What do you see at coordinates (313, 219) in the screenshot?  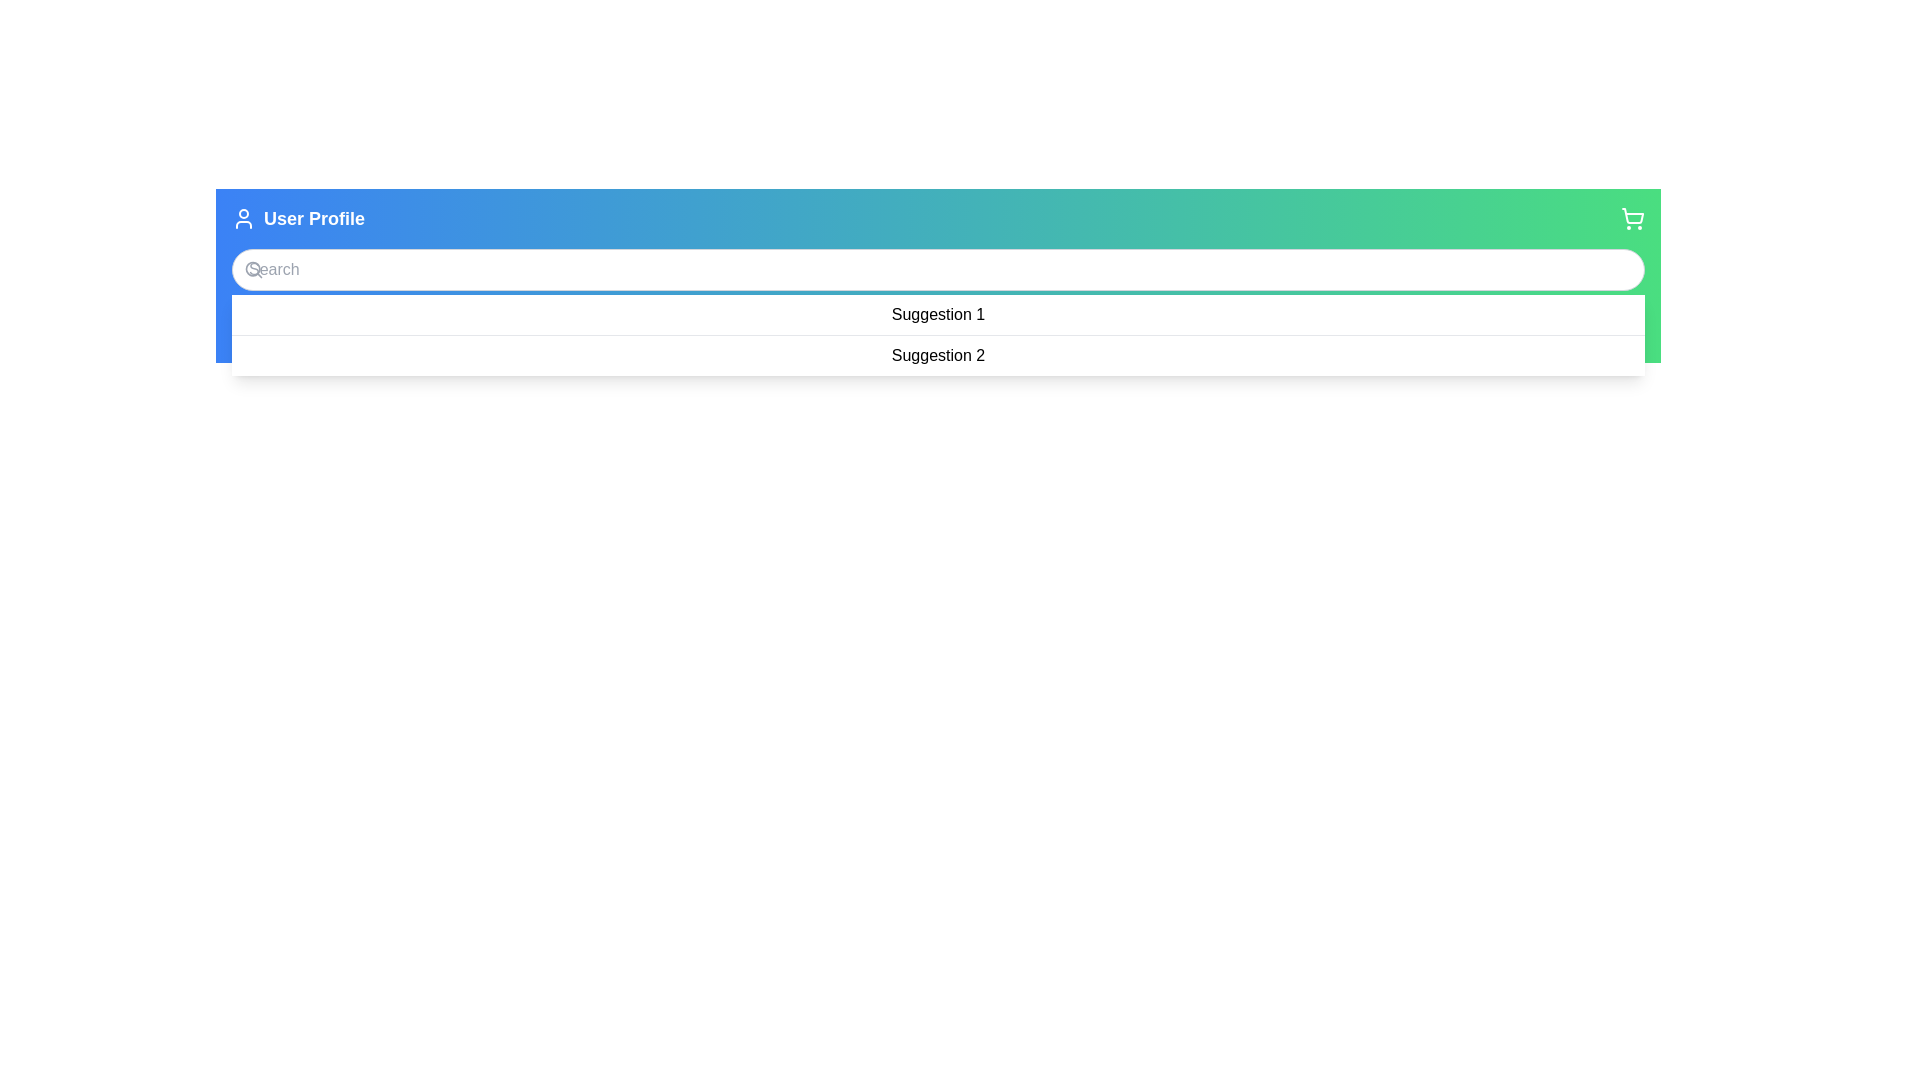 I see `the 'User Profile' text label, which is styled in white with a large bold font, located in the top-left portion of the interface within a gradient header bar` at bounding box center [313, 219].